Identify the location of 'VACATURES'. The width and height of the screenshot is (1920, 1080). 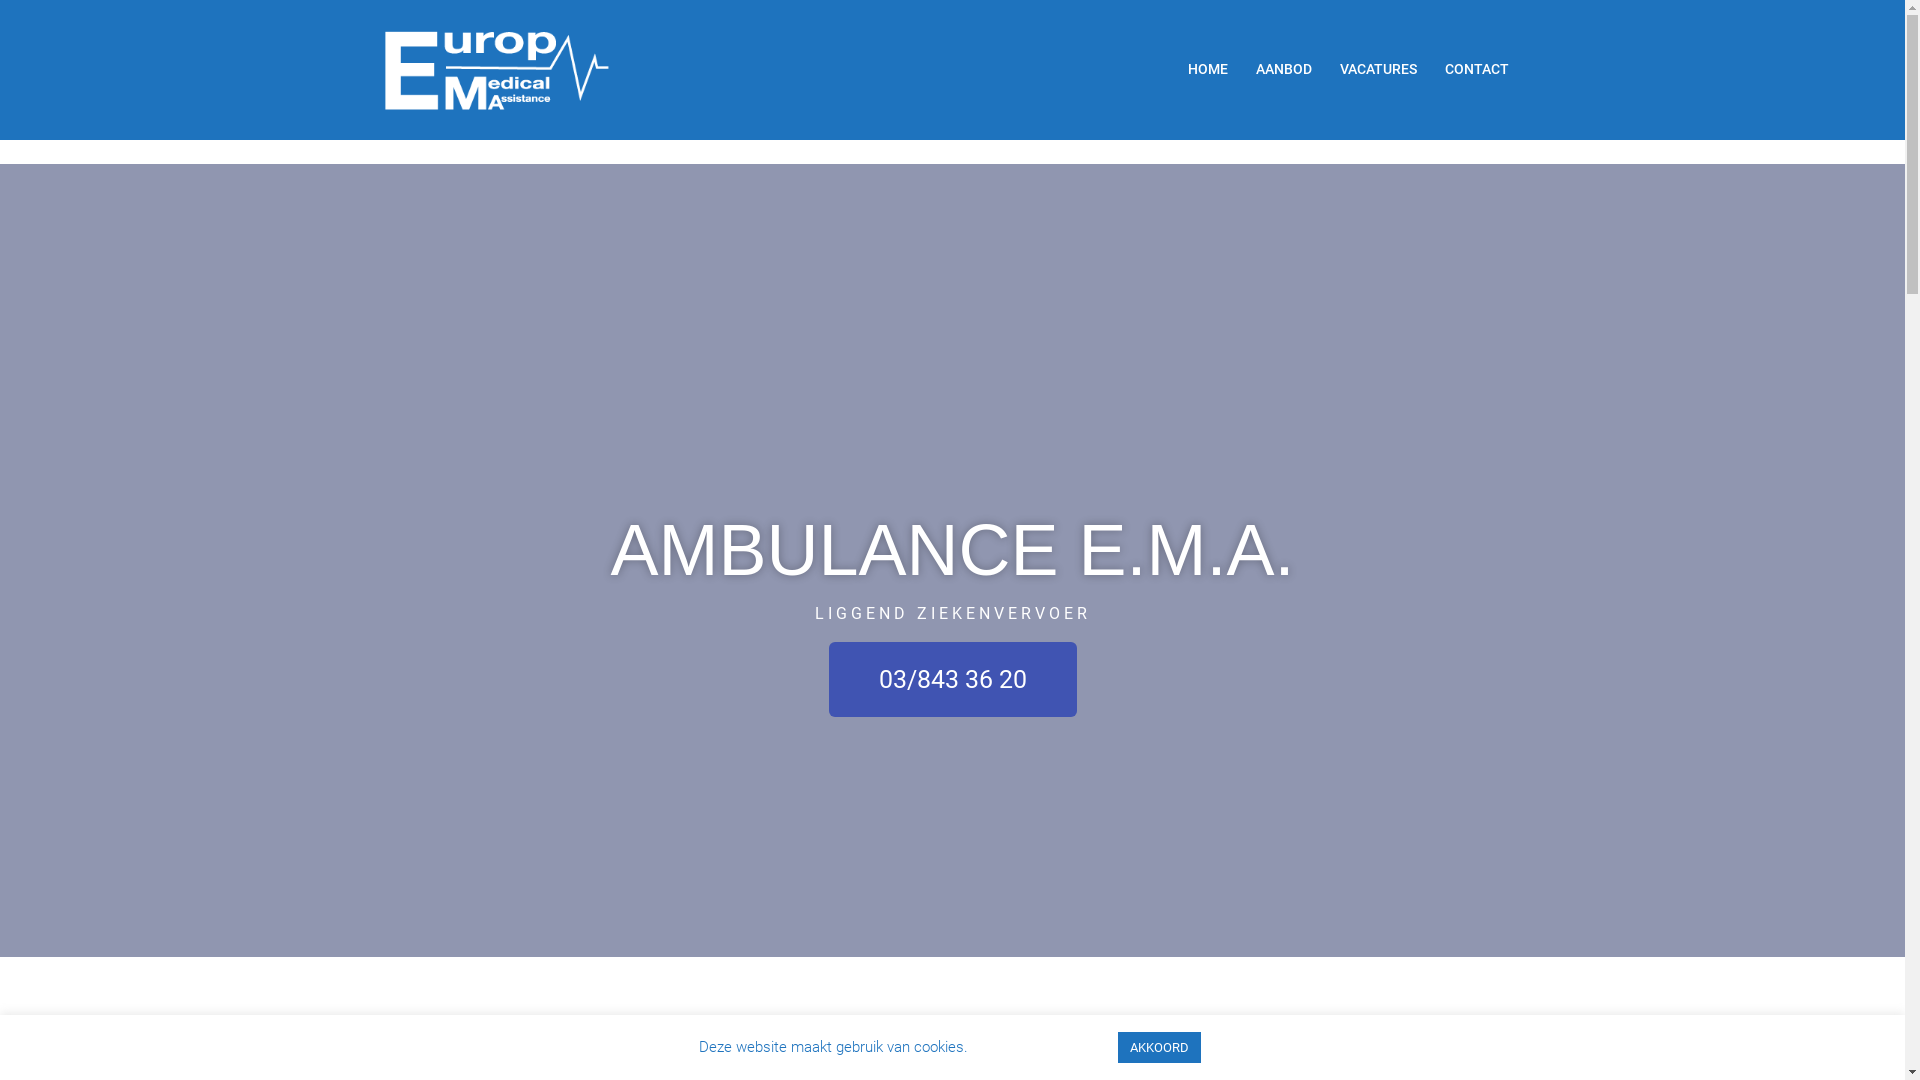
(1339, 68).